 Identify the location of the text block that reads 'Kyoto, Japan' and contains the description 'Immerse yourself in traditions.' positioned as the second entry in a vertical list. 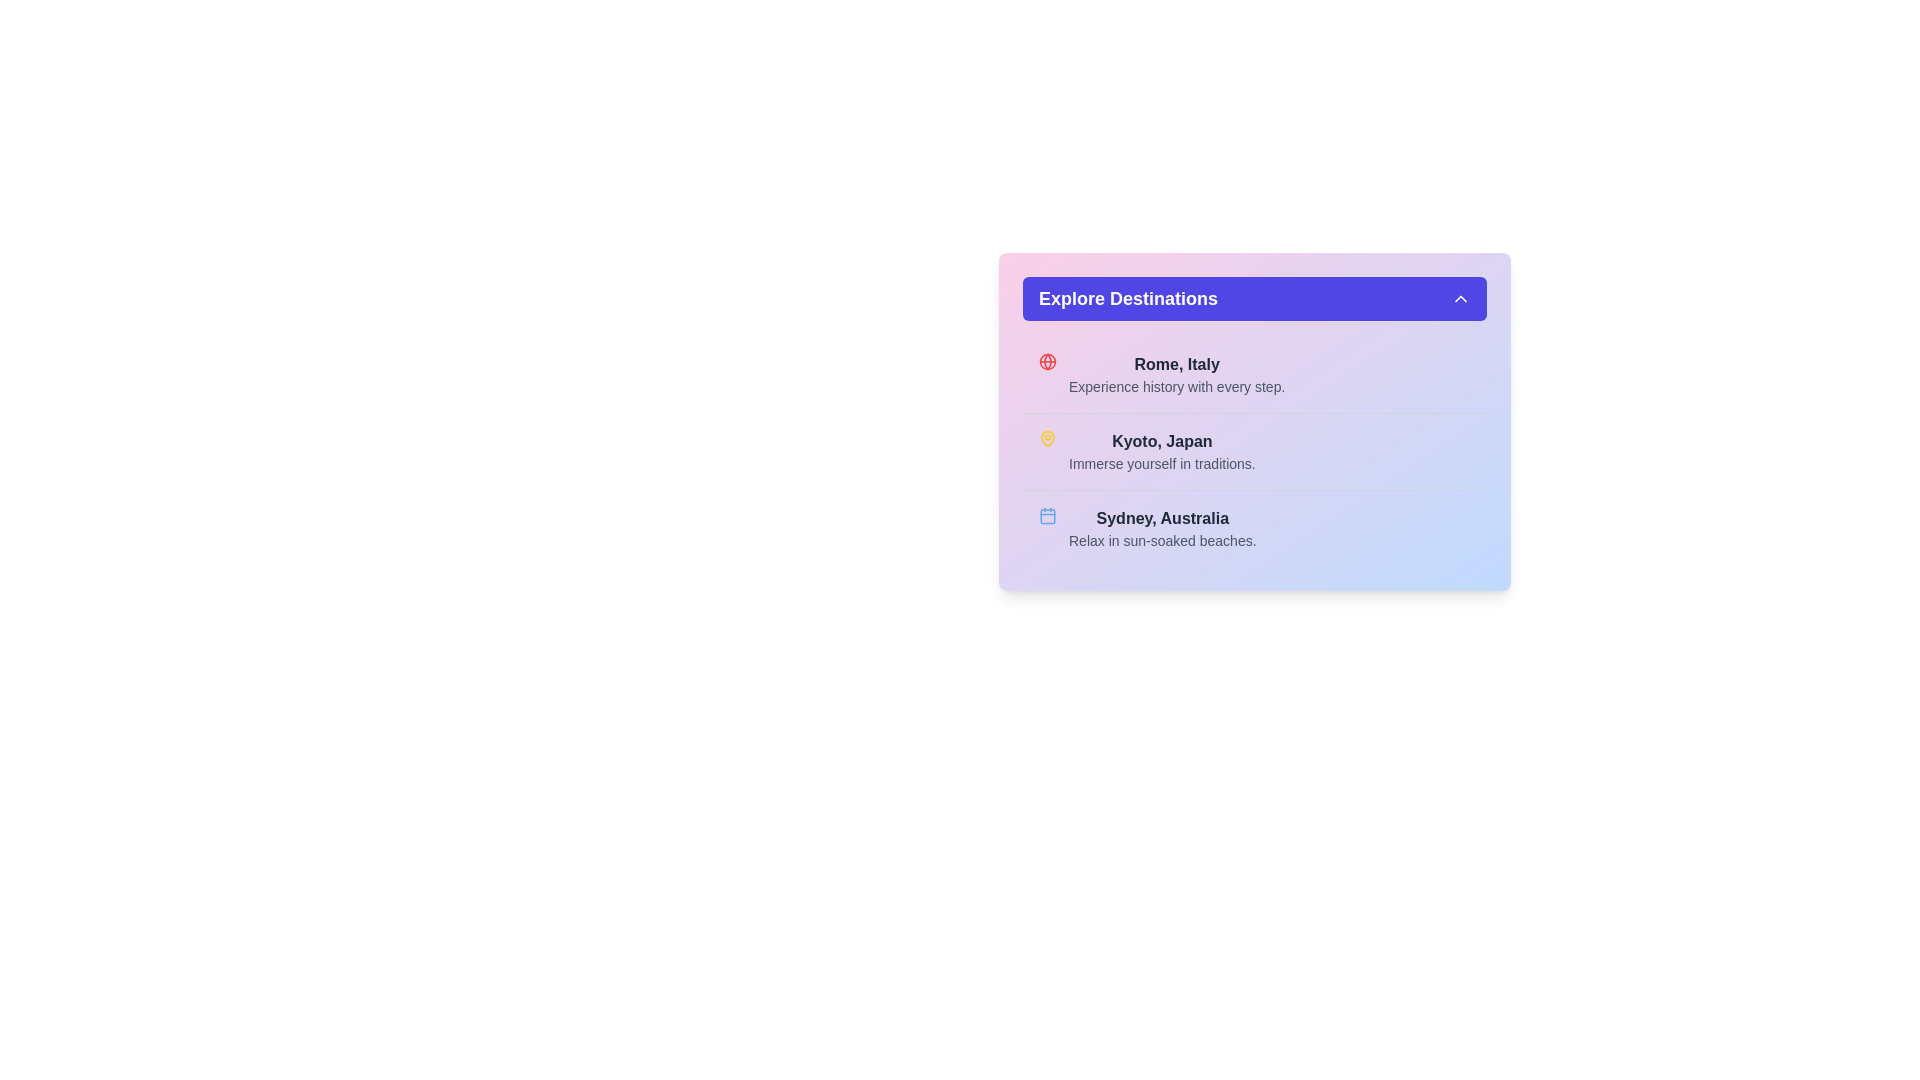
(1162, 451).